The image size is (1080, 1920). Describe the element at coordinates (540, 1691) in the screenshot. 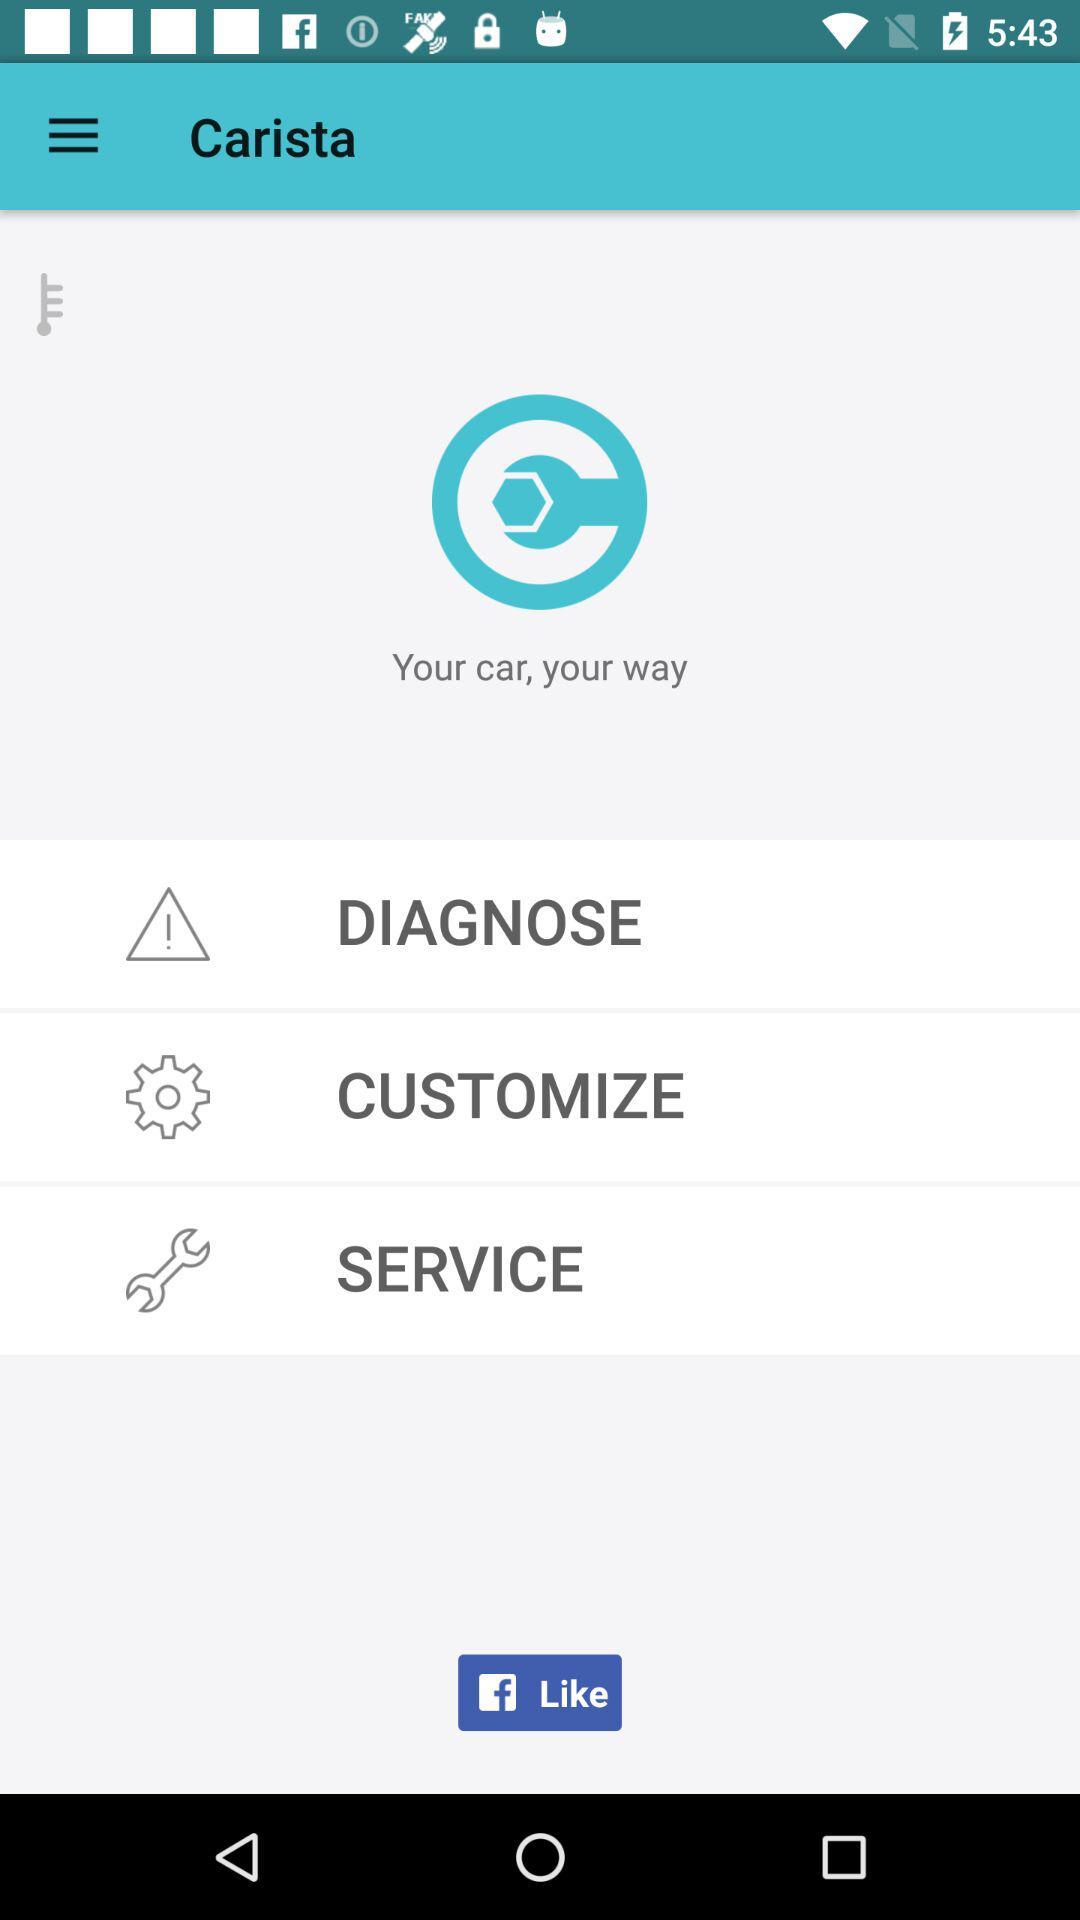

I see `the like icon` at that location.